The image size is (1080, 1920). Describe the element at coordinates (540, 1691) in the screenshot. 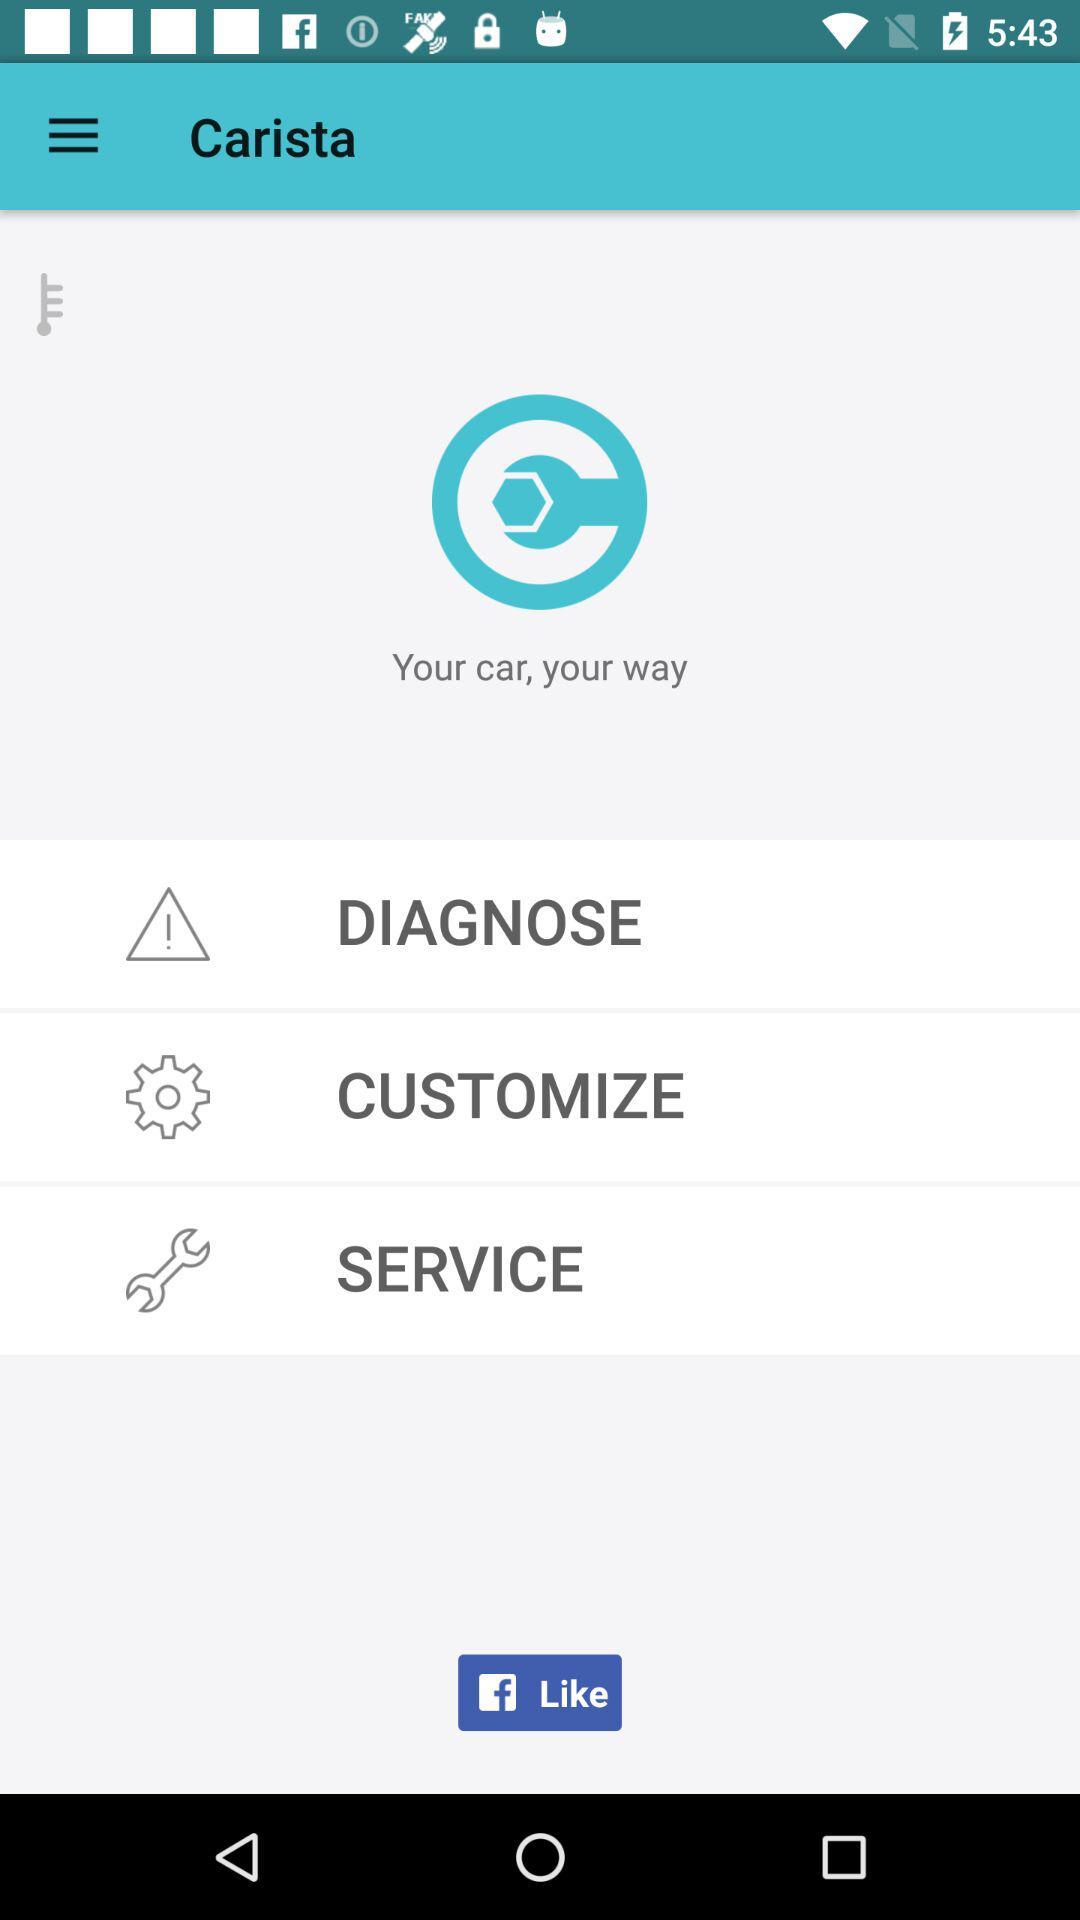

I see `the like icon` at that location.